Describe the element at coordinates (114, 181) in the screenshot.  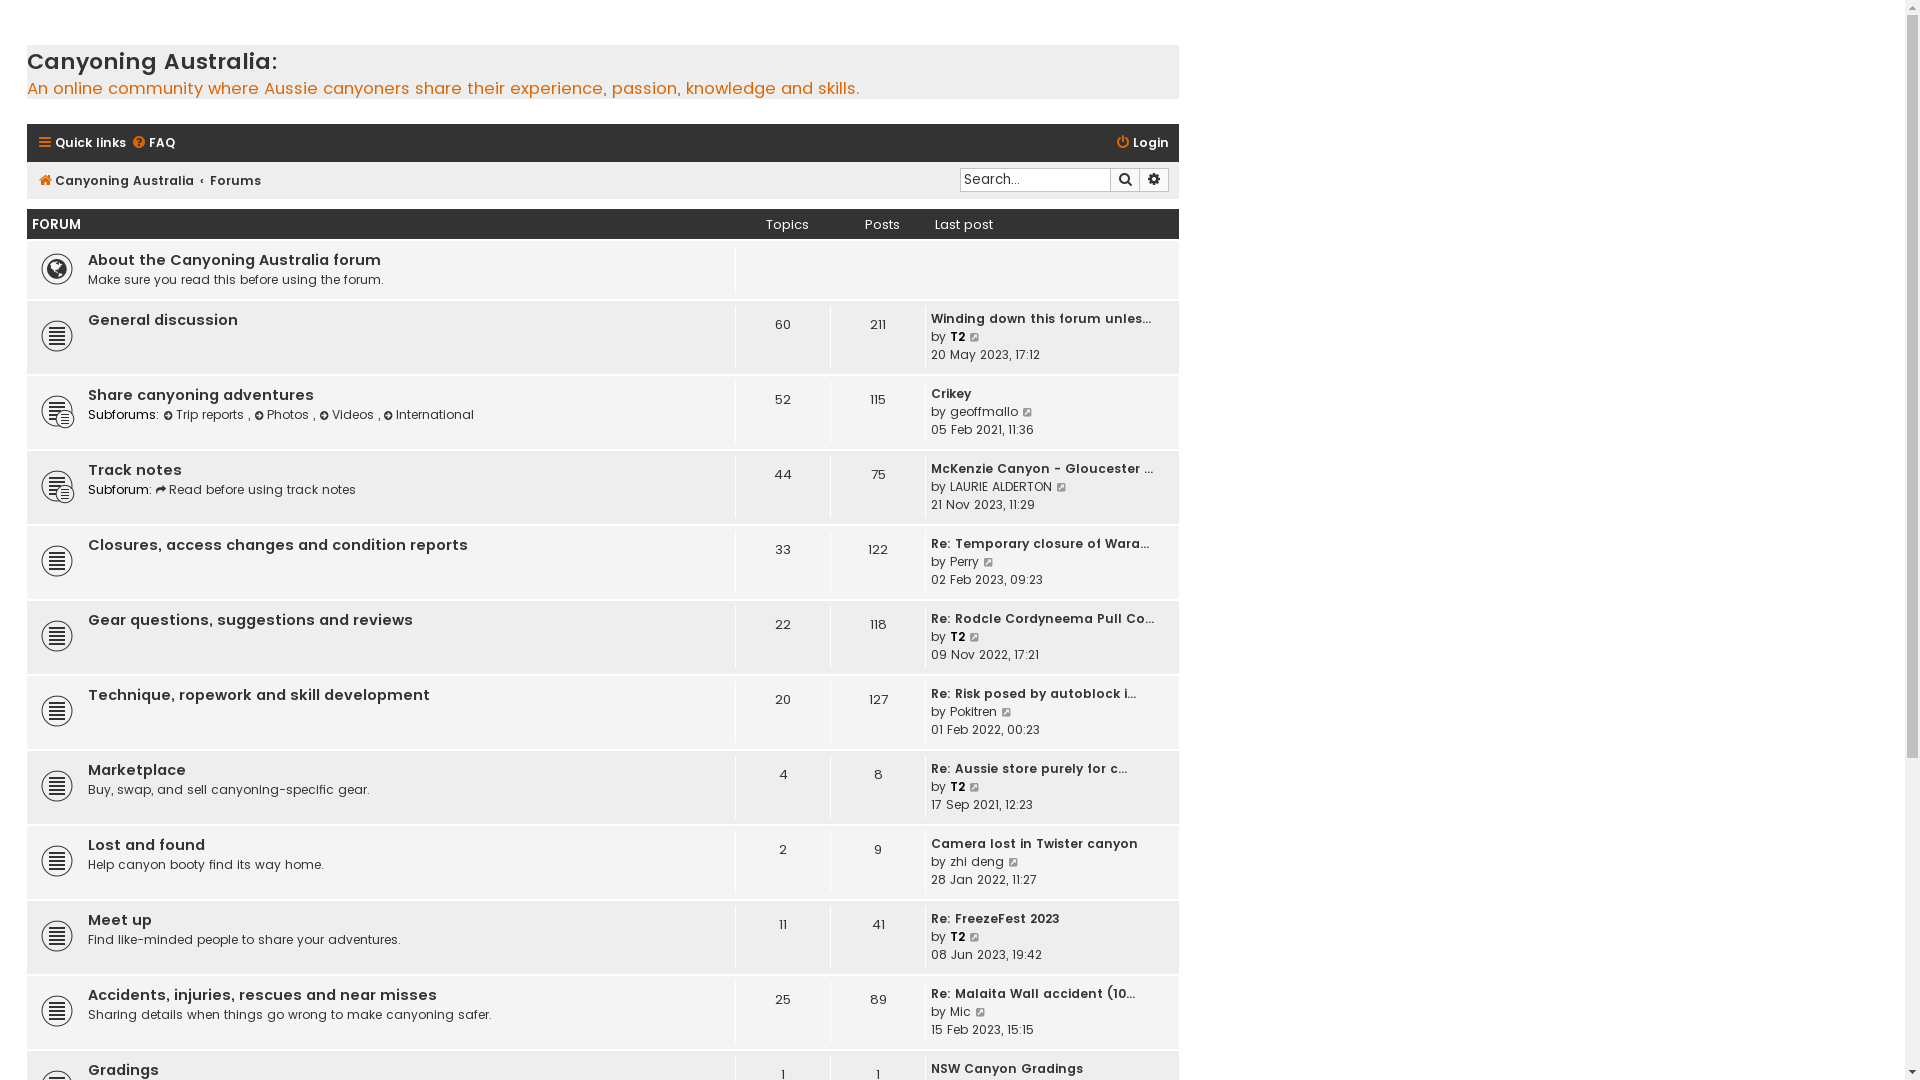
I see `'Canyoning Australia'` at that location.